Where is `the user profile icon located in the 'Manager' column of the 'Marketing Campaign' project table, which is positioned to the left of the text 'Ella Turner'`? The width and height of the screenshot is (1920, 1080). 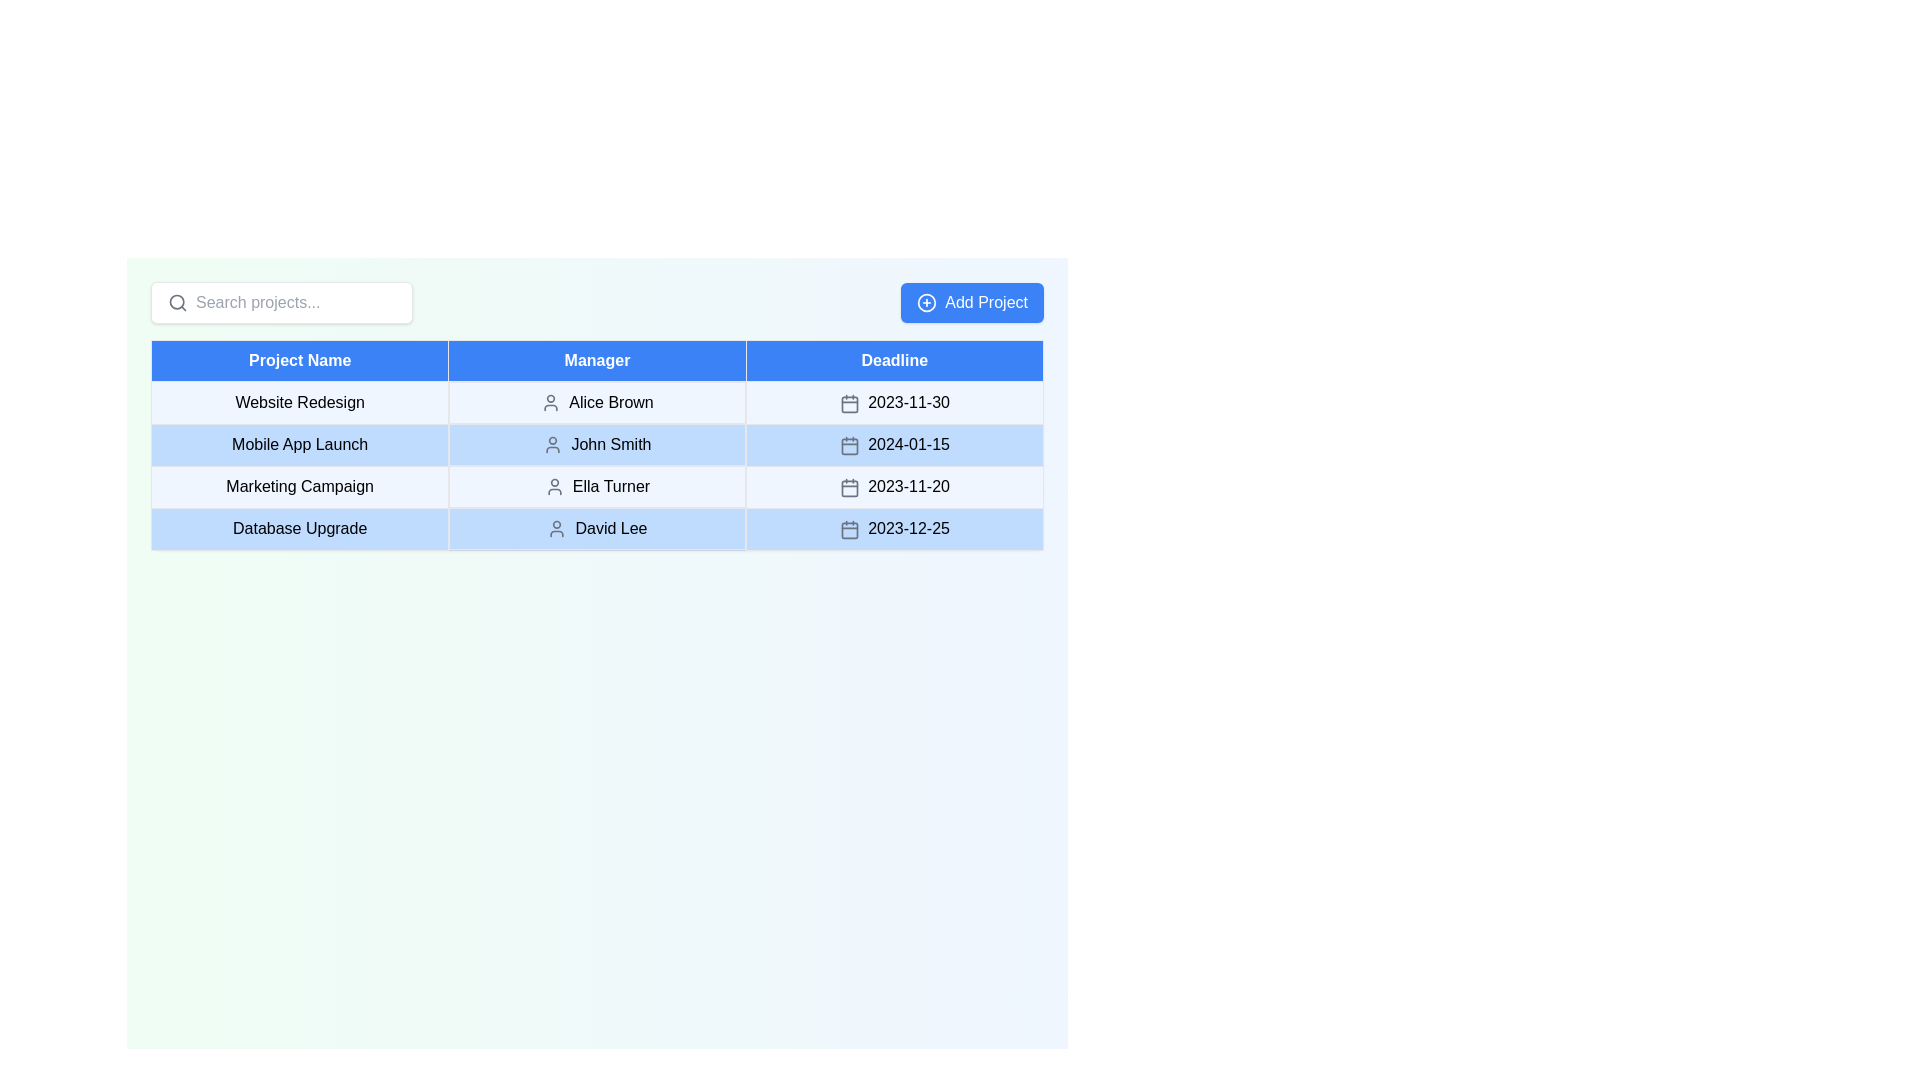
the user profile icon located in the 'Manager' column of the 'Marketing Campaign' project table, which is positioned to the left of the text 'Ella Turner' is located at coordinates (554, 486).